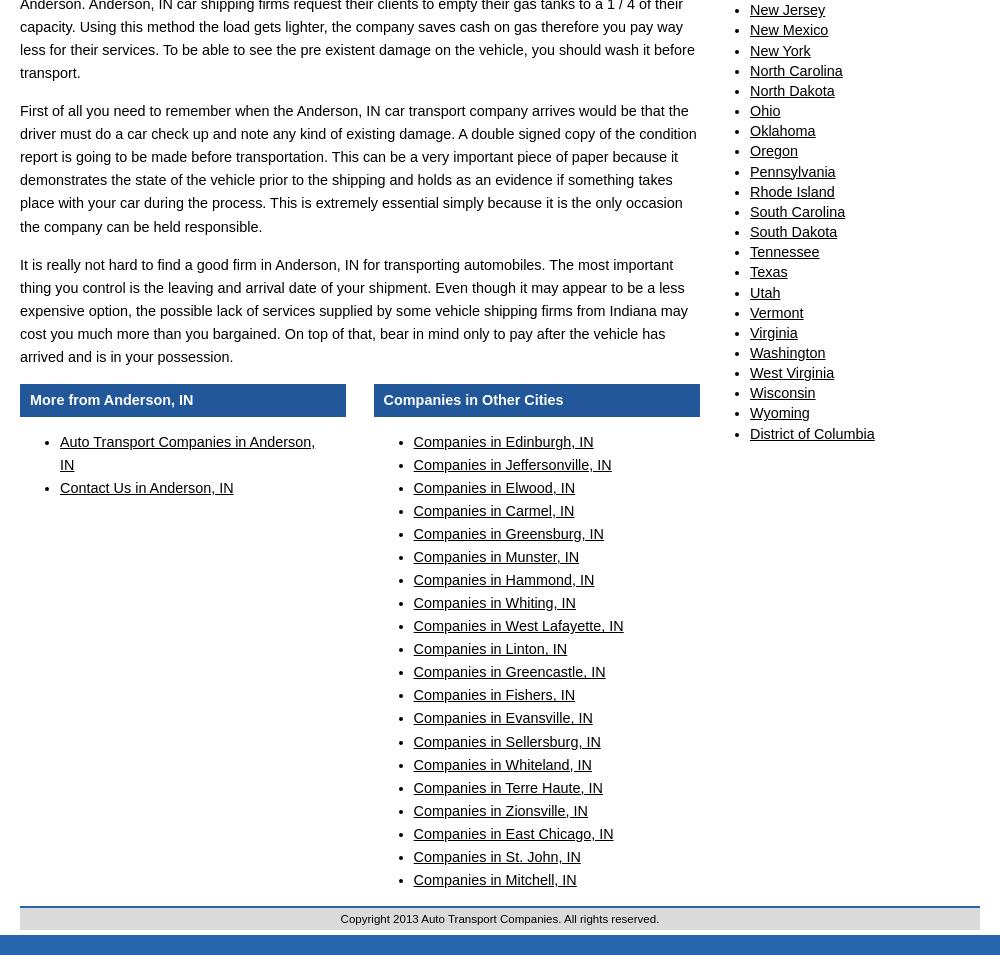 This screenshot has width=1000, height=955. What do you see at coordinates (779, 412) in the screenshot?
I see `'Wyoming'` at bounding box center [779, 412].